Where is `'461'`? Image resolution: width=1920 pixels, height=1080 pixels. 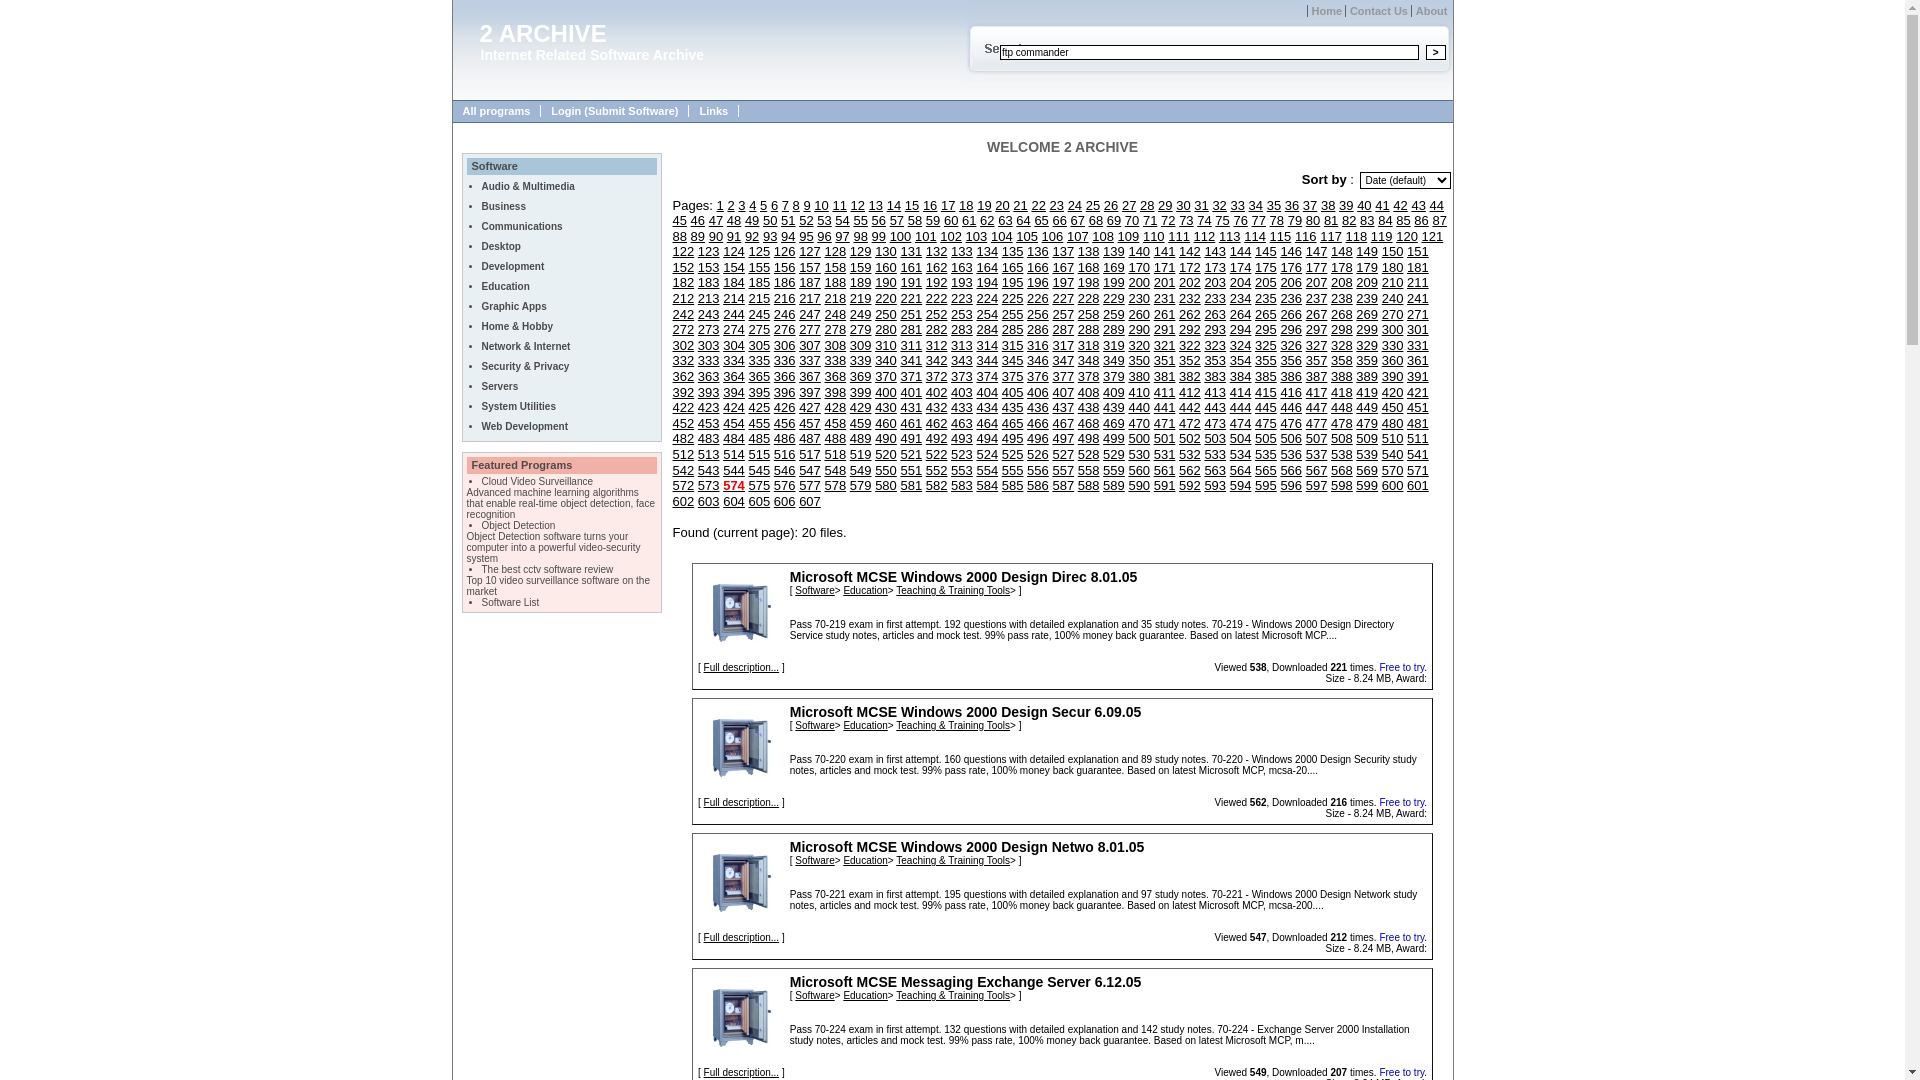 '461' is located at coordinates (910, 422).